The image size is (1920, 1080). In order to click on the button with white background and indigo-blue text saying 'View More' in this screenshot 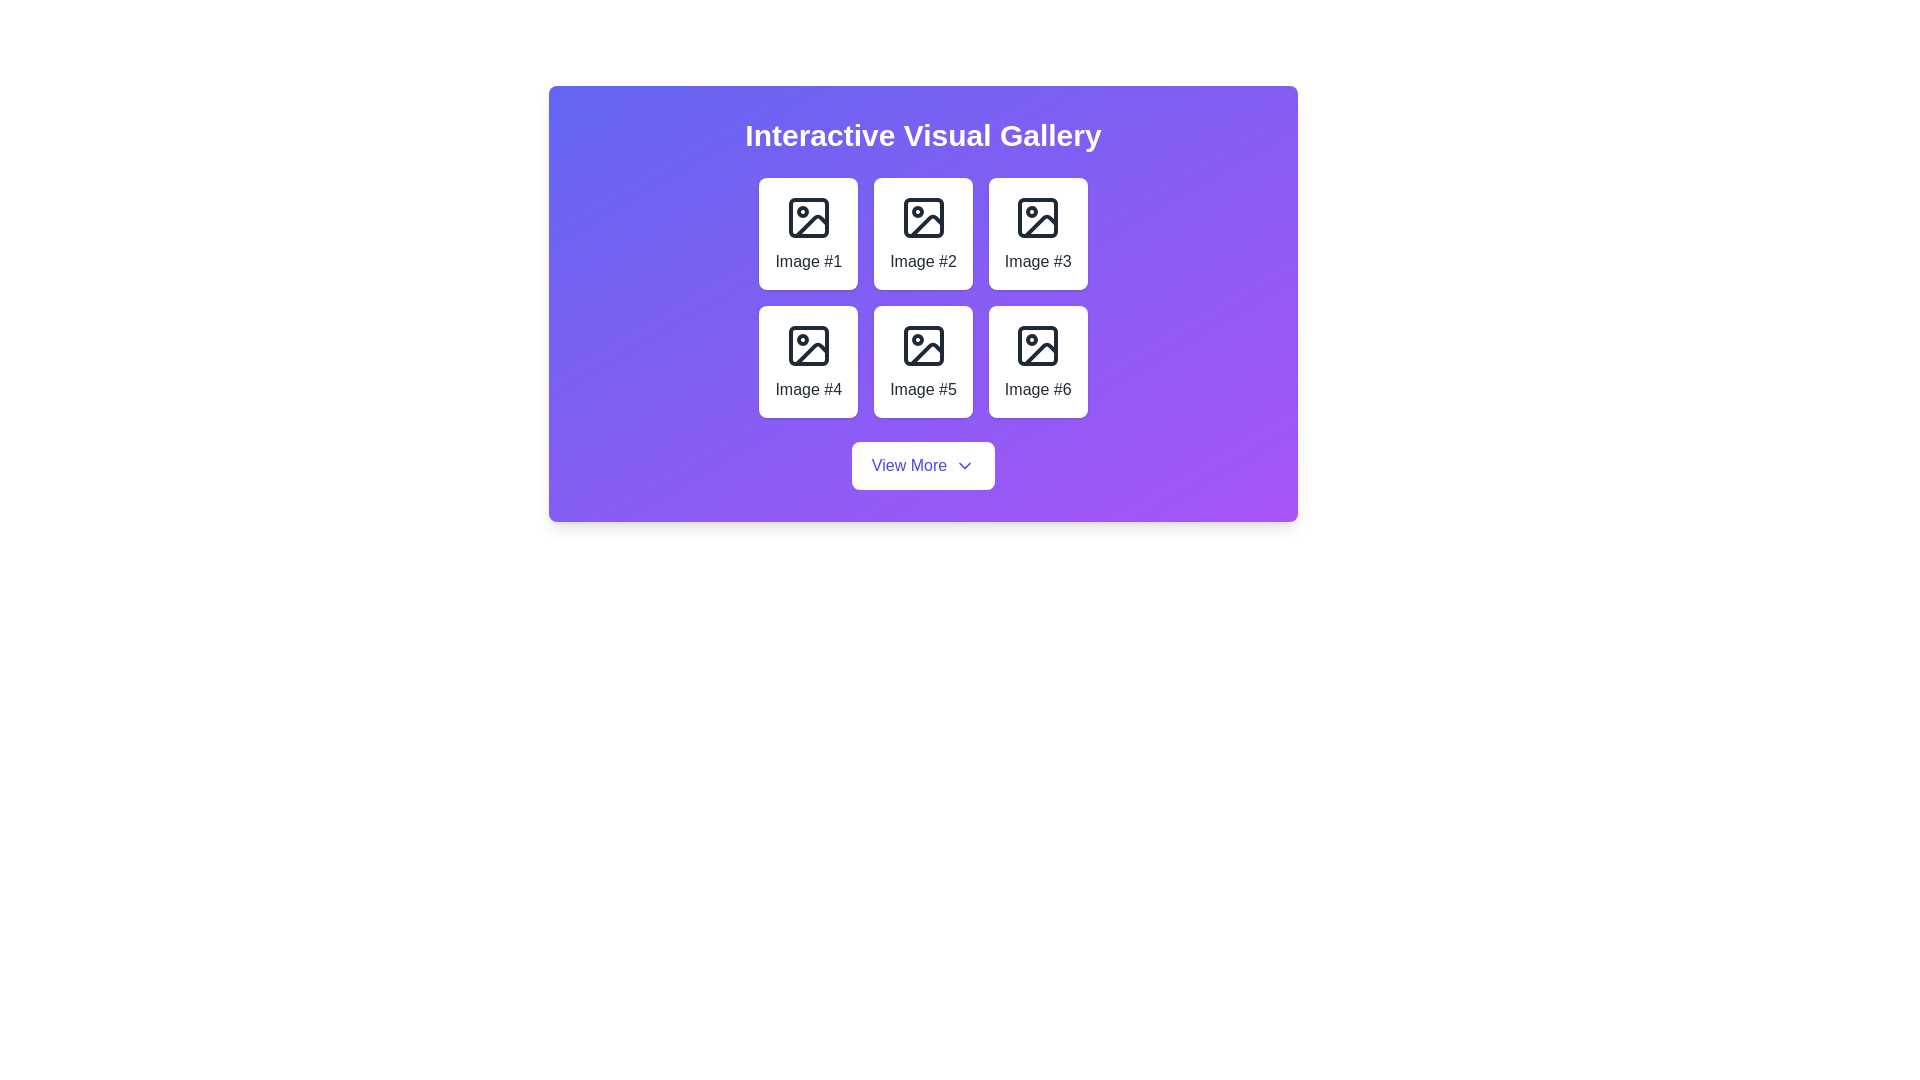, I will do `click(922, 466)`.